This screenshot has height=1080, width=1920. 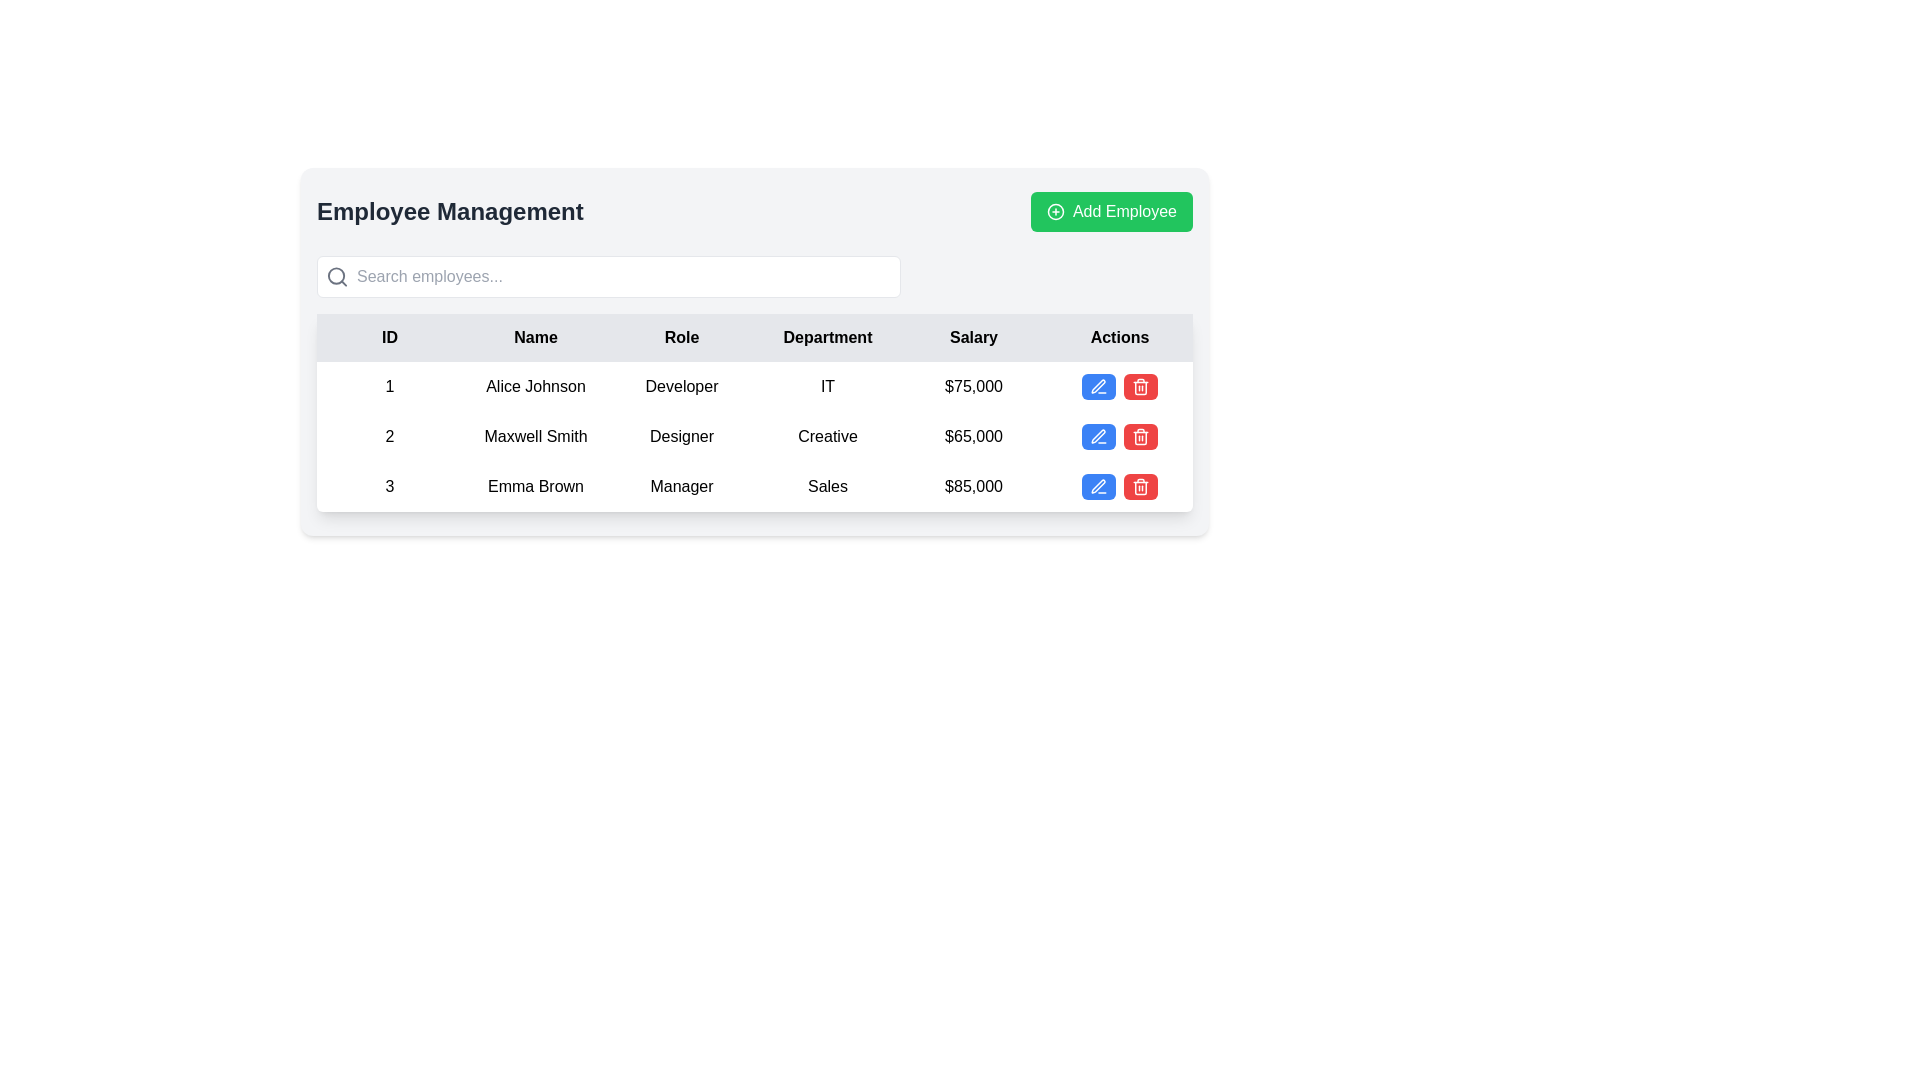 I want to click on the 'Sales' text label in the Department column for employee 'Emma Brown', which is centered in its cell, adjacent to 'Manager' and '$85,000', so click(x=828, y=486).